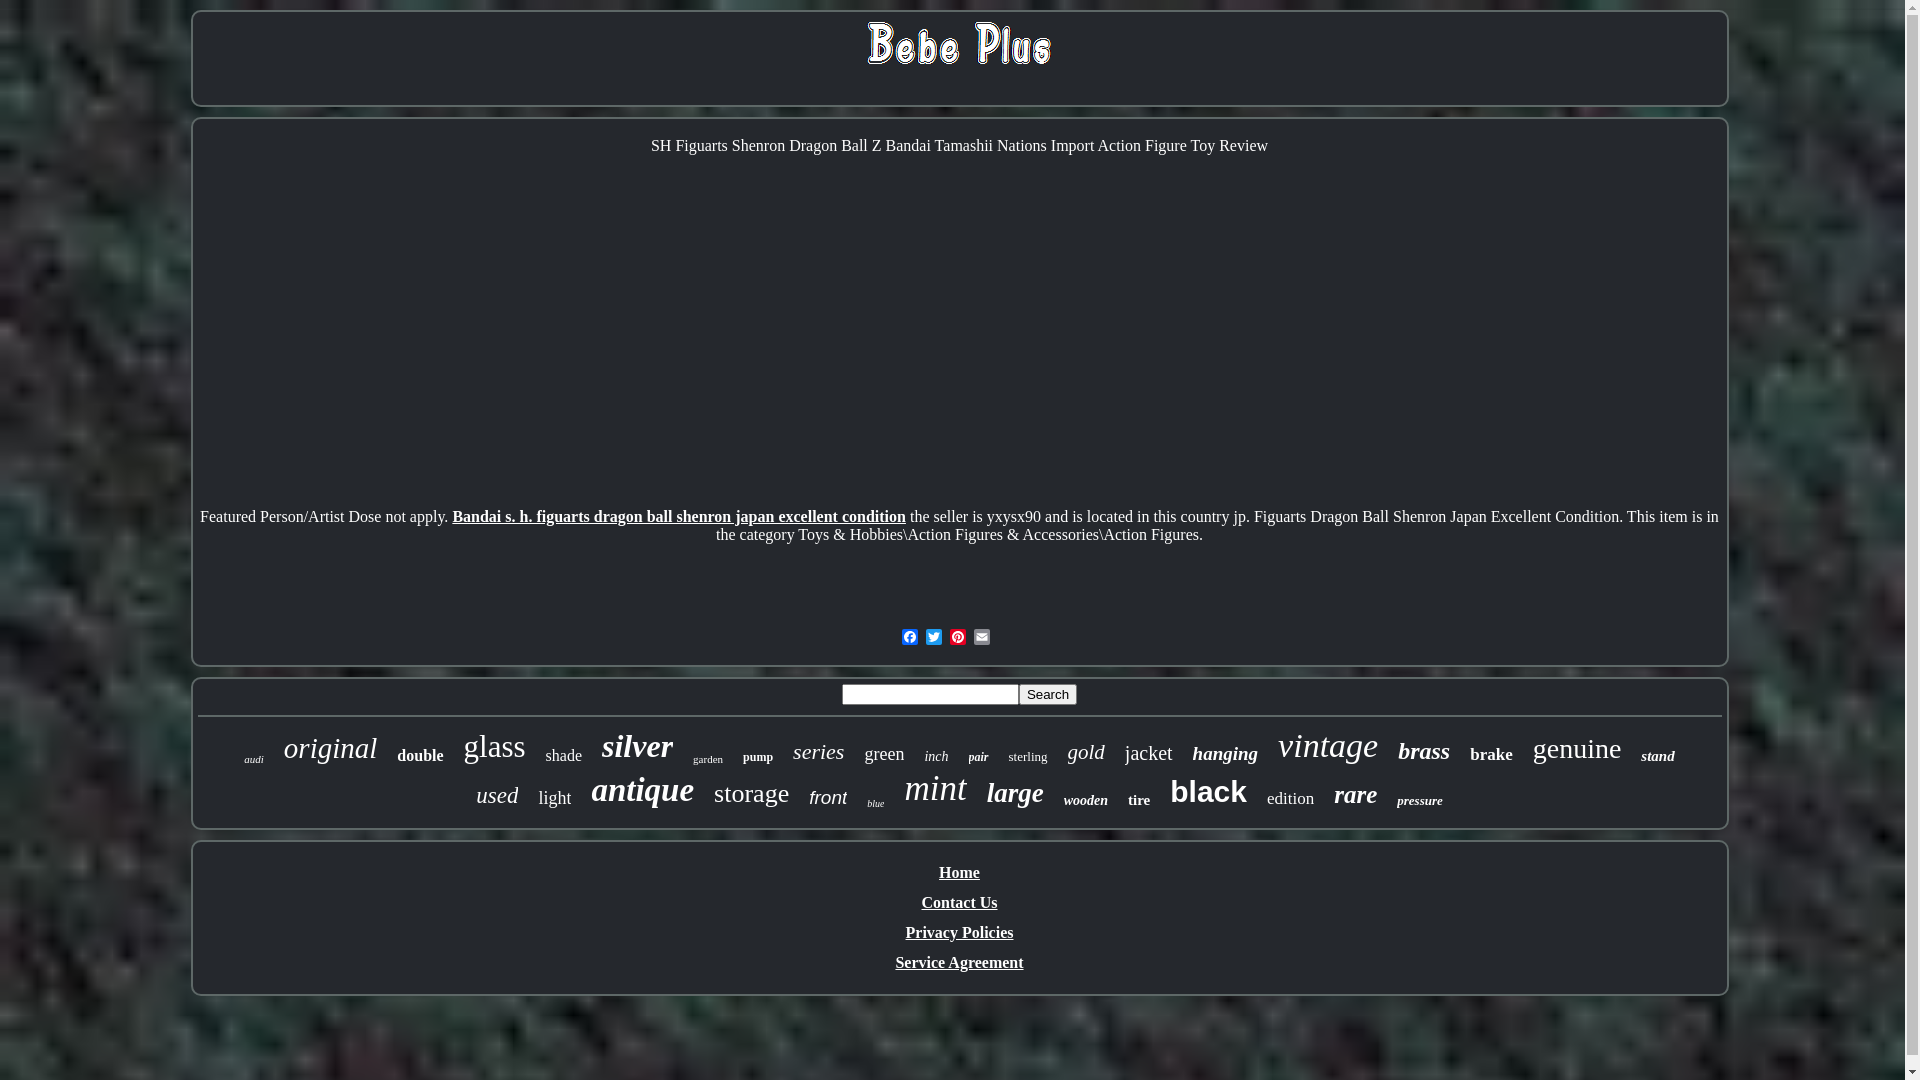  What do you see at coordinates (828, 797) in the screenshot?
I see `'front'` at bounding box center [828, 797].